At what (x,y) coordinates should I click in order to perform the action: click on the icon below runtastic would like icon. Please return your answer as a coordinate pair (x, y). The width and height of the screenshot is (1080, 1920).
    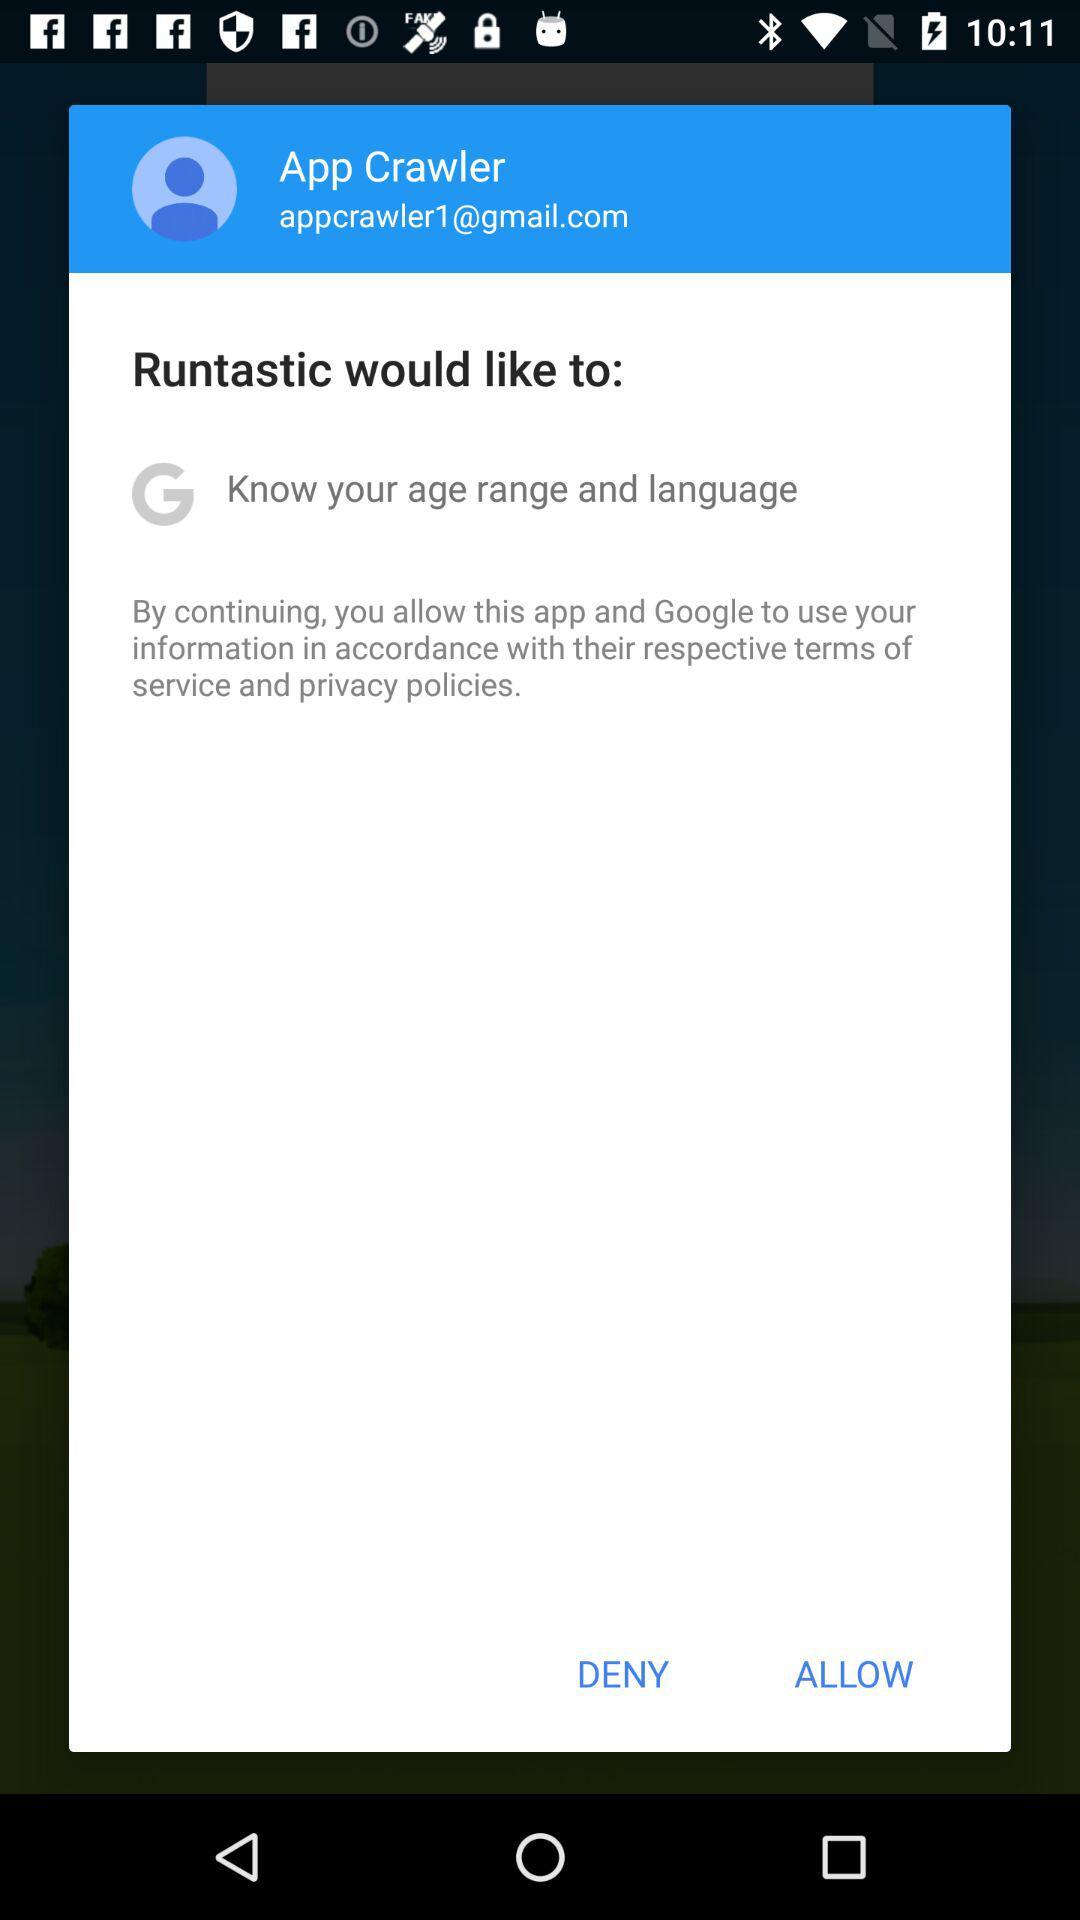
    Looking at the image, I should click on (511, 487).